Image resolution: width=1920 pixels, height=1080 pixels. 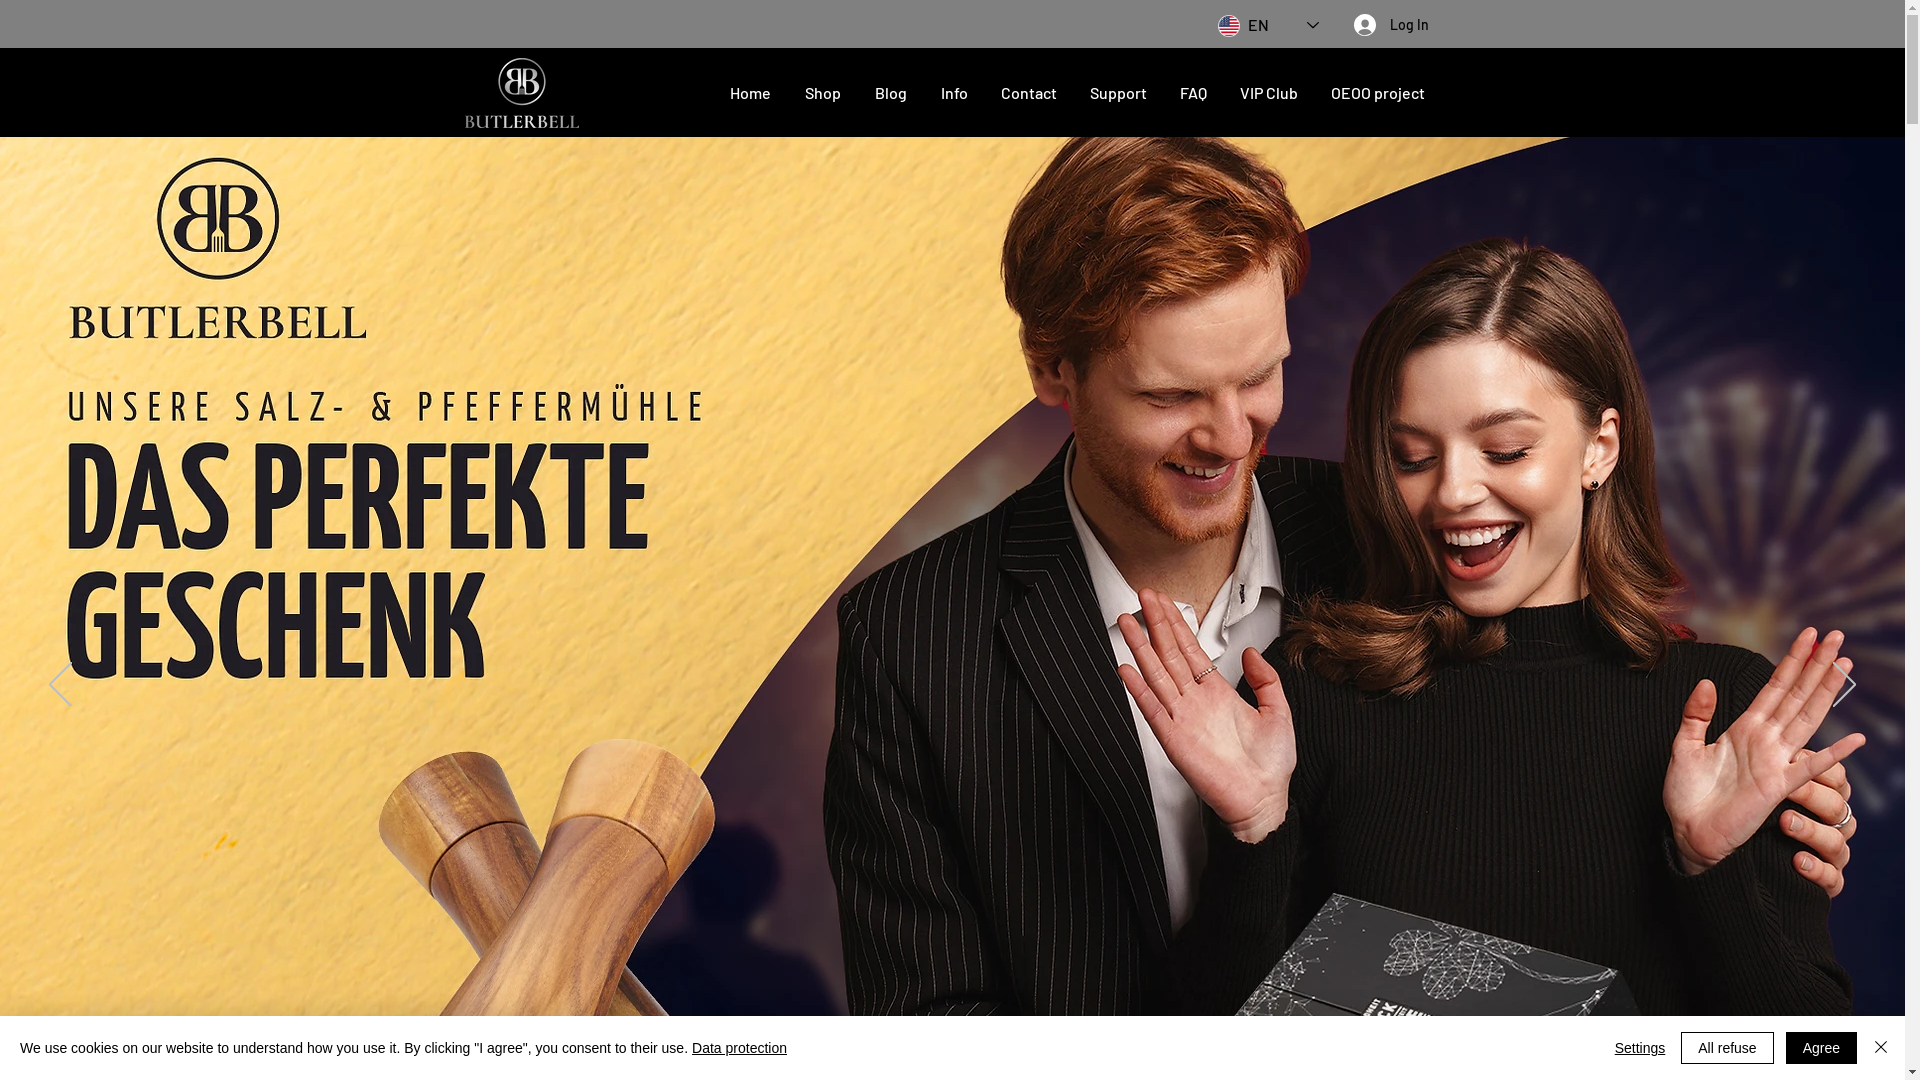 What do you see at coordinates (786, 92) in the screenshot?
I see `'Shop'` at bounding box center [786, 92].